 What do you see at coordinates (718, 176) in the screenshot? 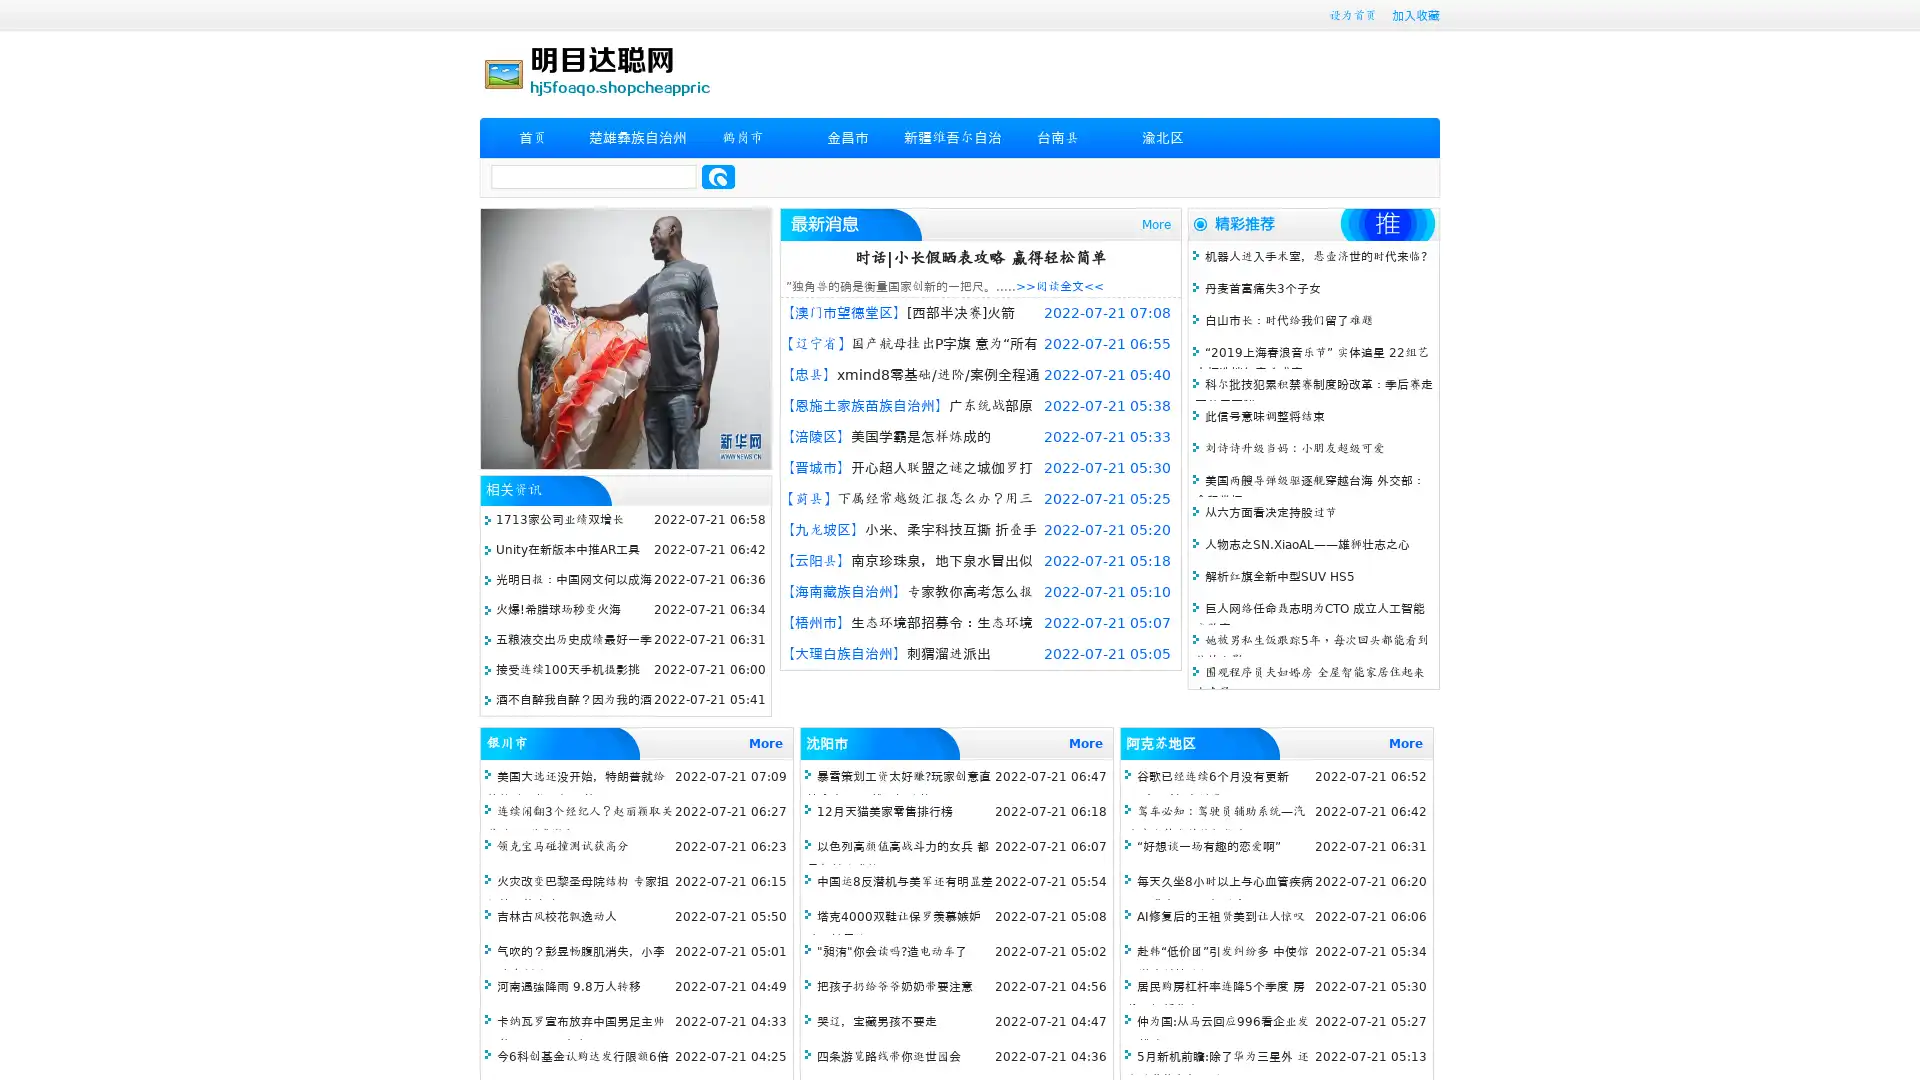
I see `Search` at bounding box center [718, 176].